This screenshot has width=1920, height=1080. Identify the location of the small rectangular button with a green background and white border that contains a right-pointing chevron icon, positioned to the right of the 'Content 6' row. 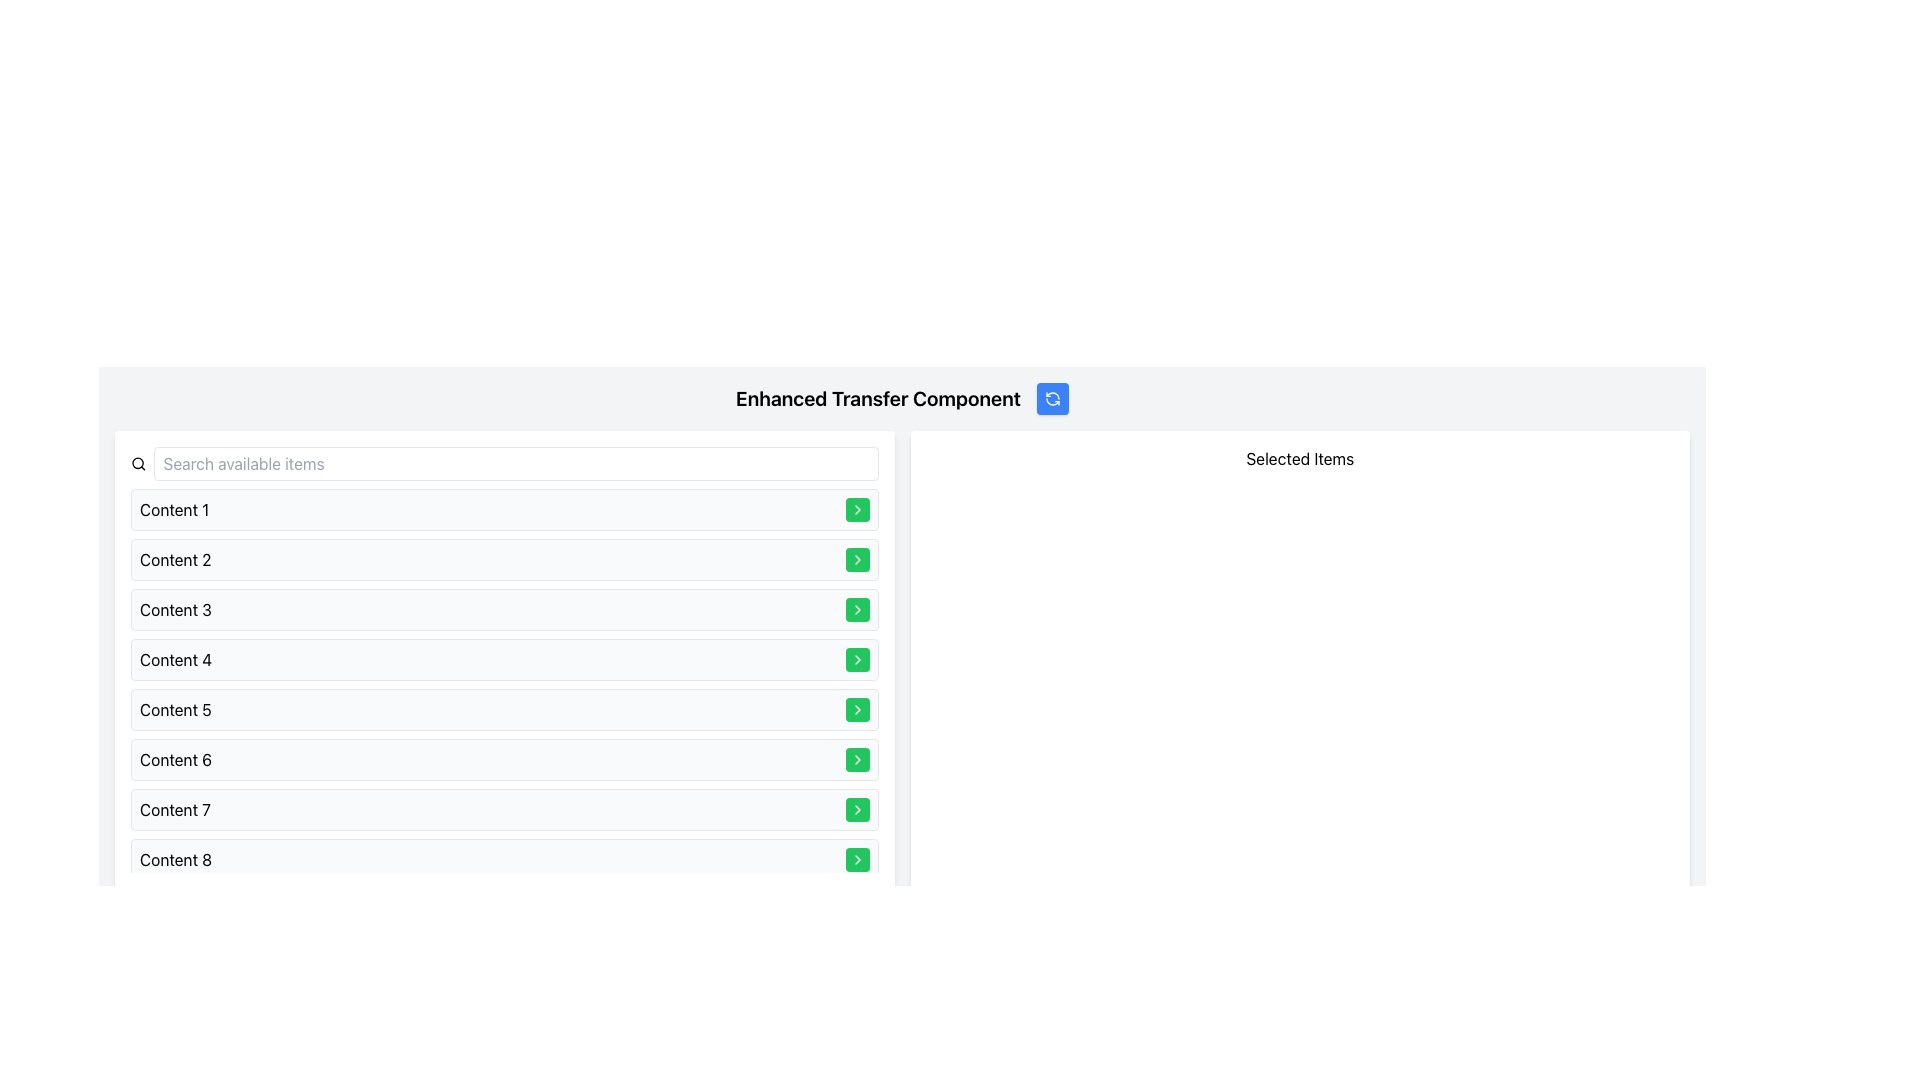
(857, 759).